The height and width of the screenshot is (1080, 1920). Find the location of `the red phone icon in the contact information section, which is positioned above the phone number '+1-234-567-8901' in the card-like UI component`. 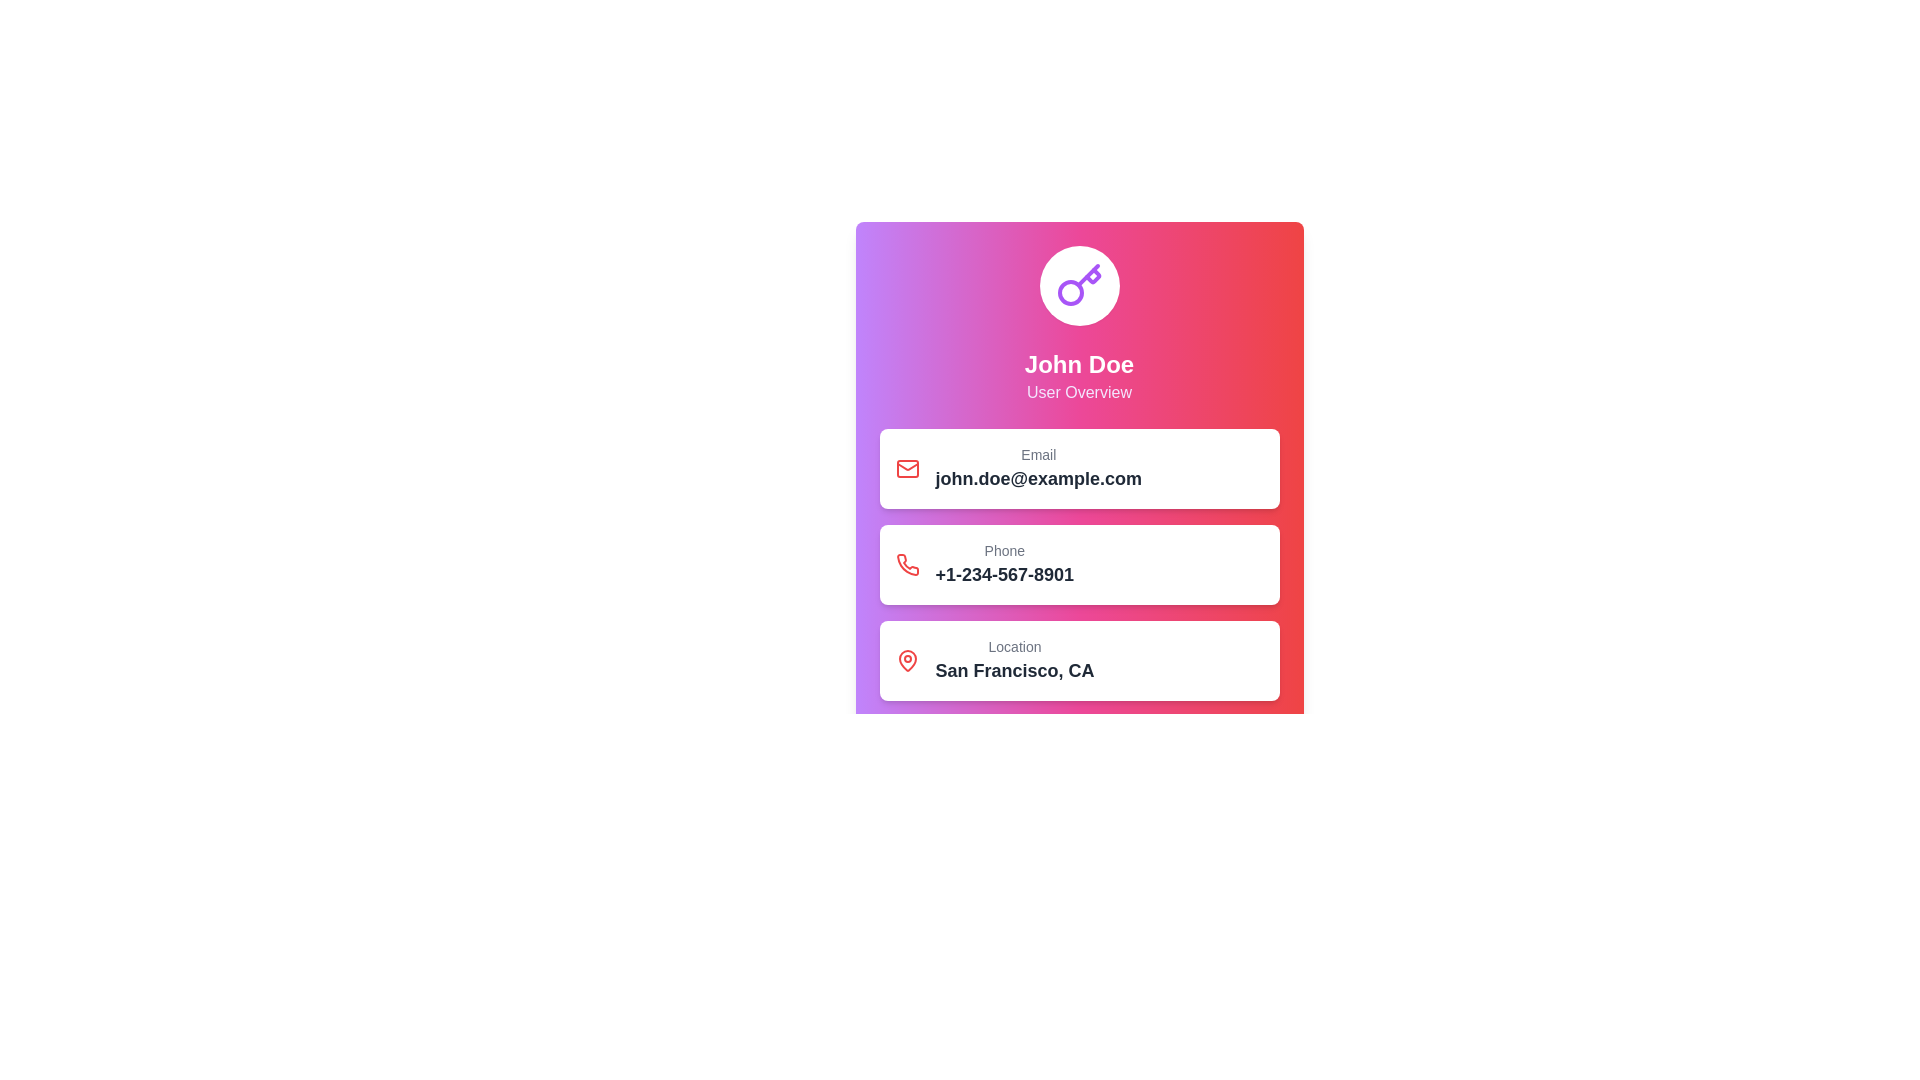

the red phone icon in the contact information section, which is positioned above the phone number '+1-234-567-8901' in the card-like UI component is located at coordinates (906, 564).